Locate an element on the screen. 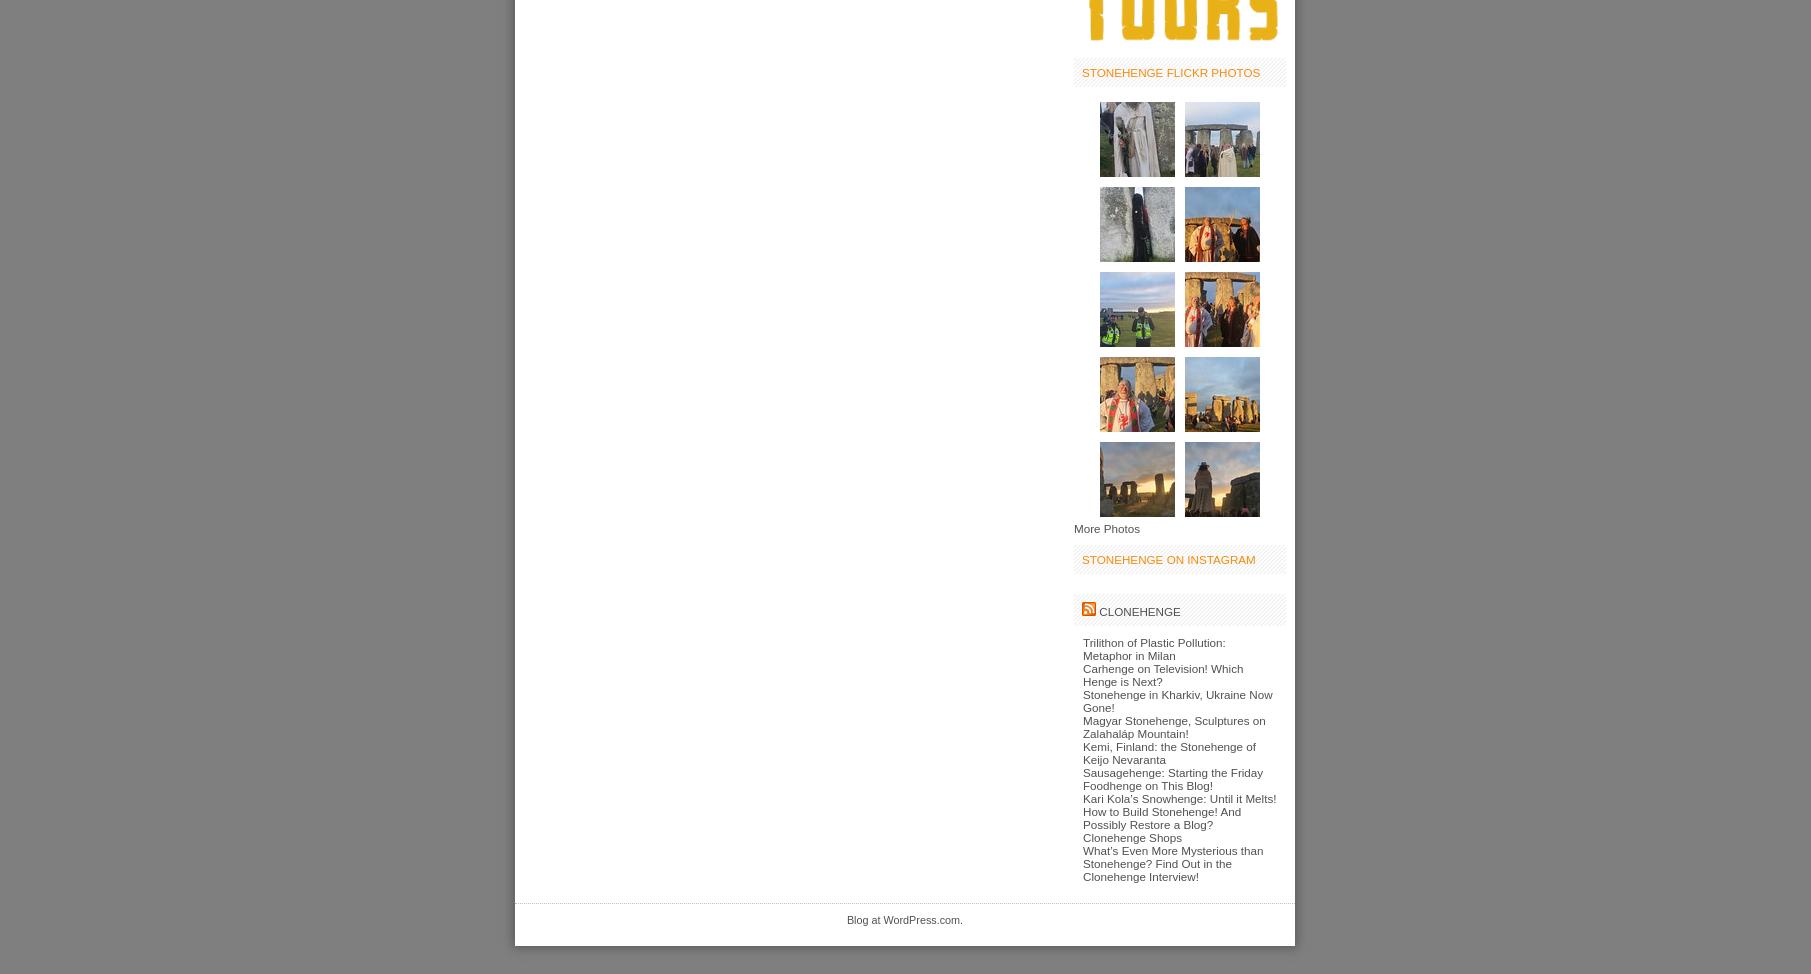 The height and width of the screenshot is (974, 1811). 'Stonehenge in Kharkiv, Ukraine Now Gone!' is located at coordinates (1176, 700).